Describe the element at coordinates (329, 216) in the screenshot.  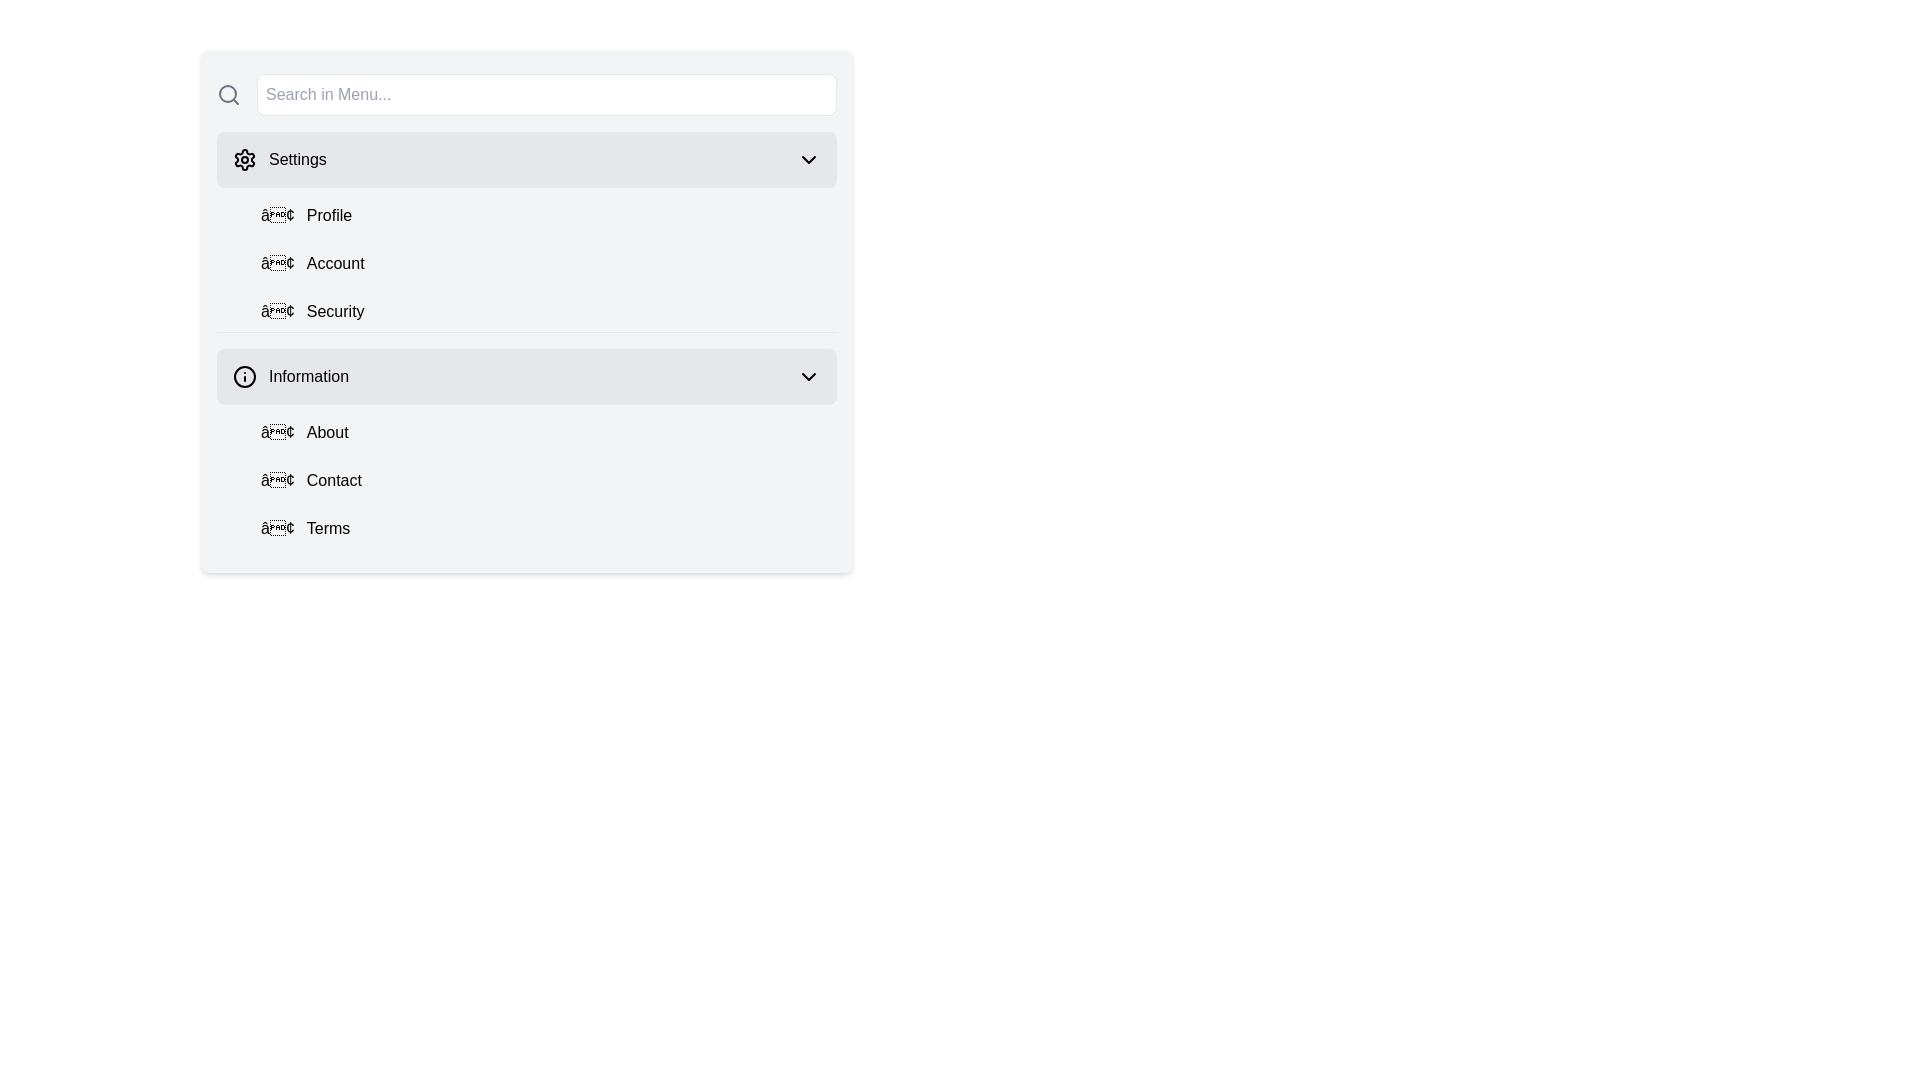
I see `the 'Profile' text label within the dropdown menu under the 'Settings' section` at that location.